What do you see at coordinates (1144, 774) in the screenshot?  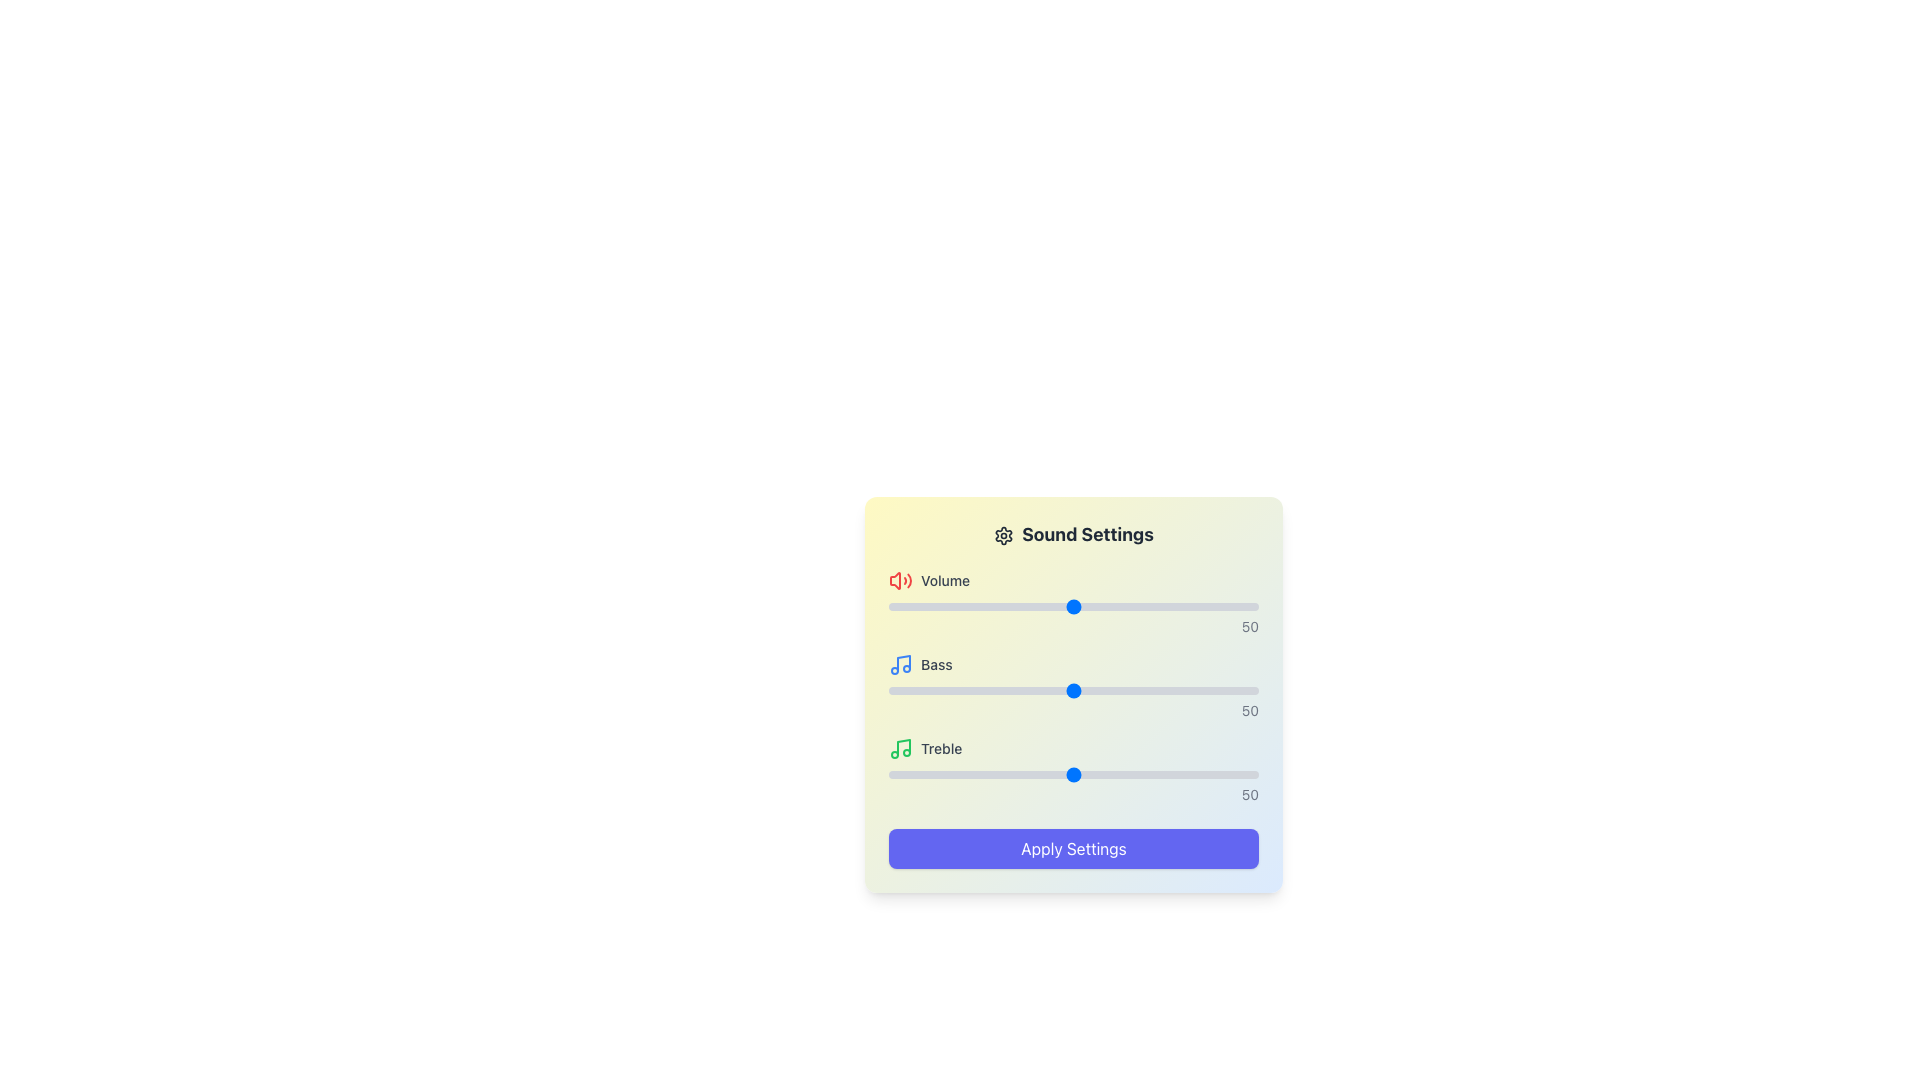 I see `treble` at bounding box center [1144, 774].